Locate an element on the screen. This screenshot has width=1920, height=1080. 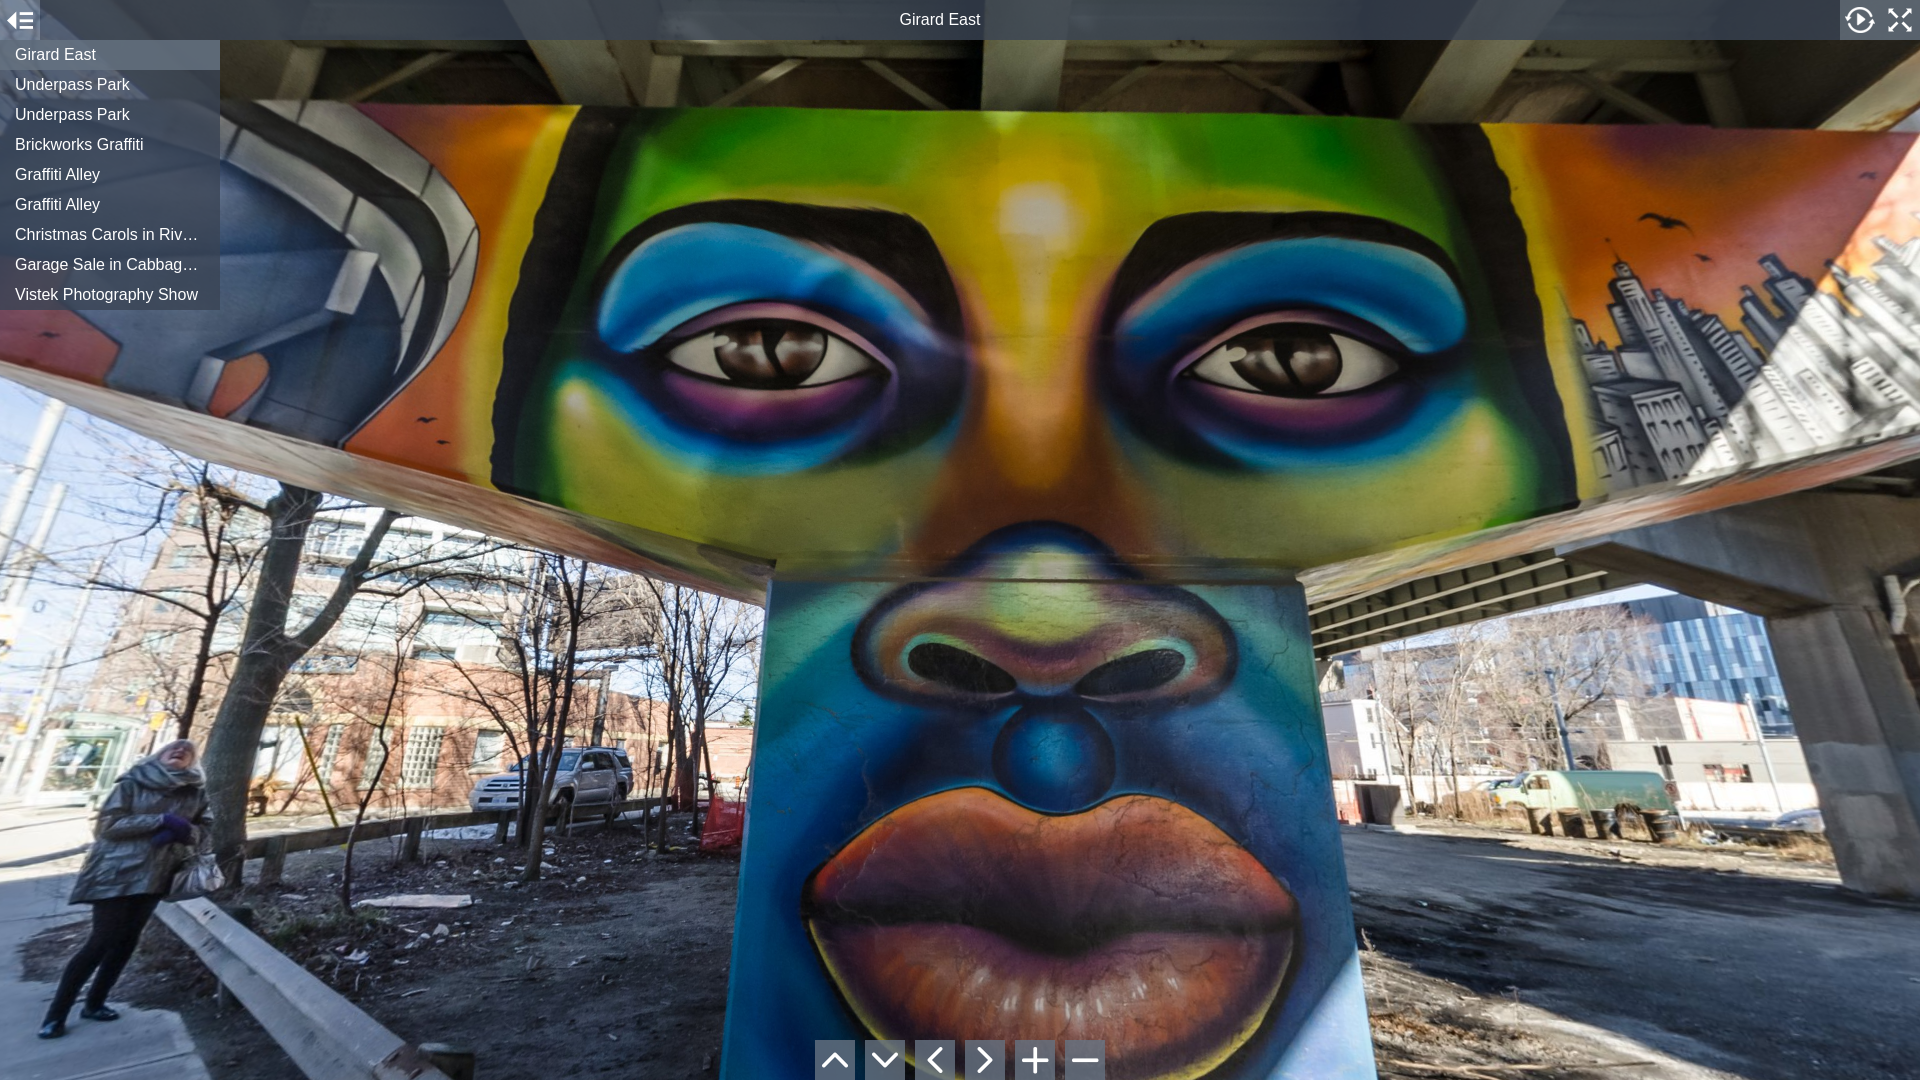
'Underpass Park' is located at coordinates (109, 115).